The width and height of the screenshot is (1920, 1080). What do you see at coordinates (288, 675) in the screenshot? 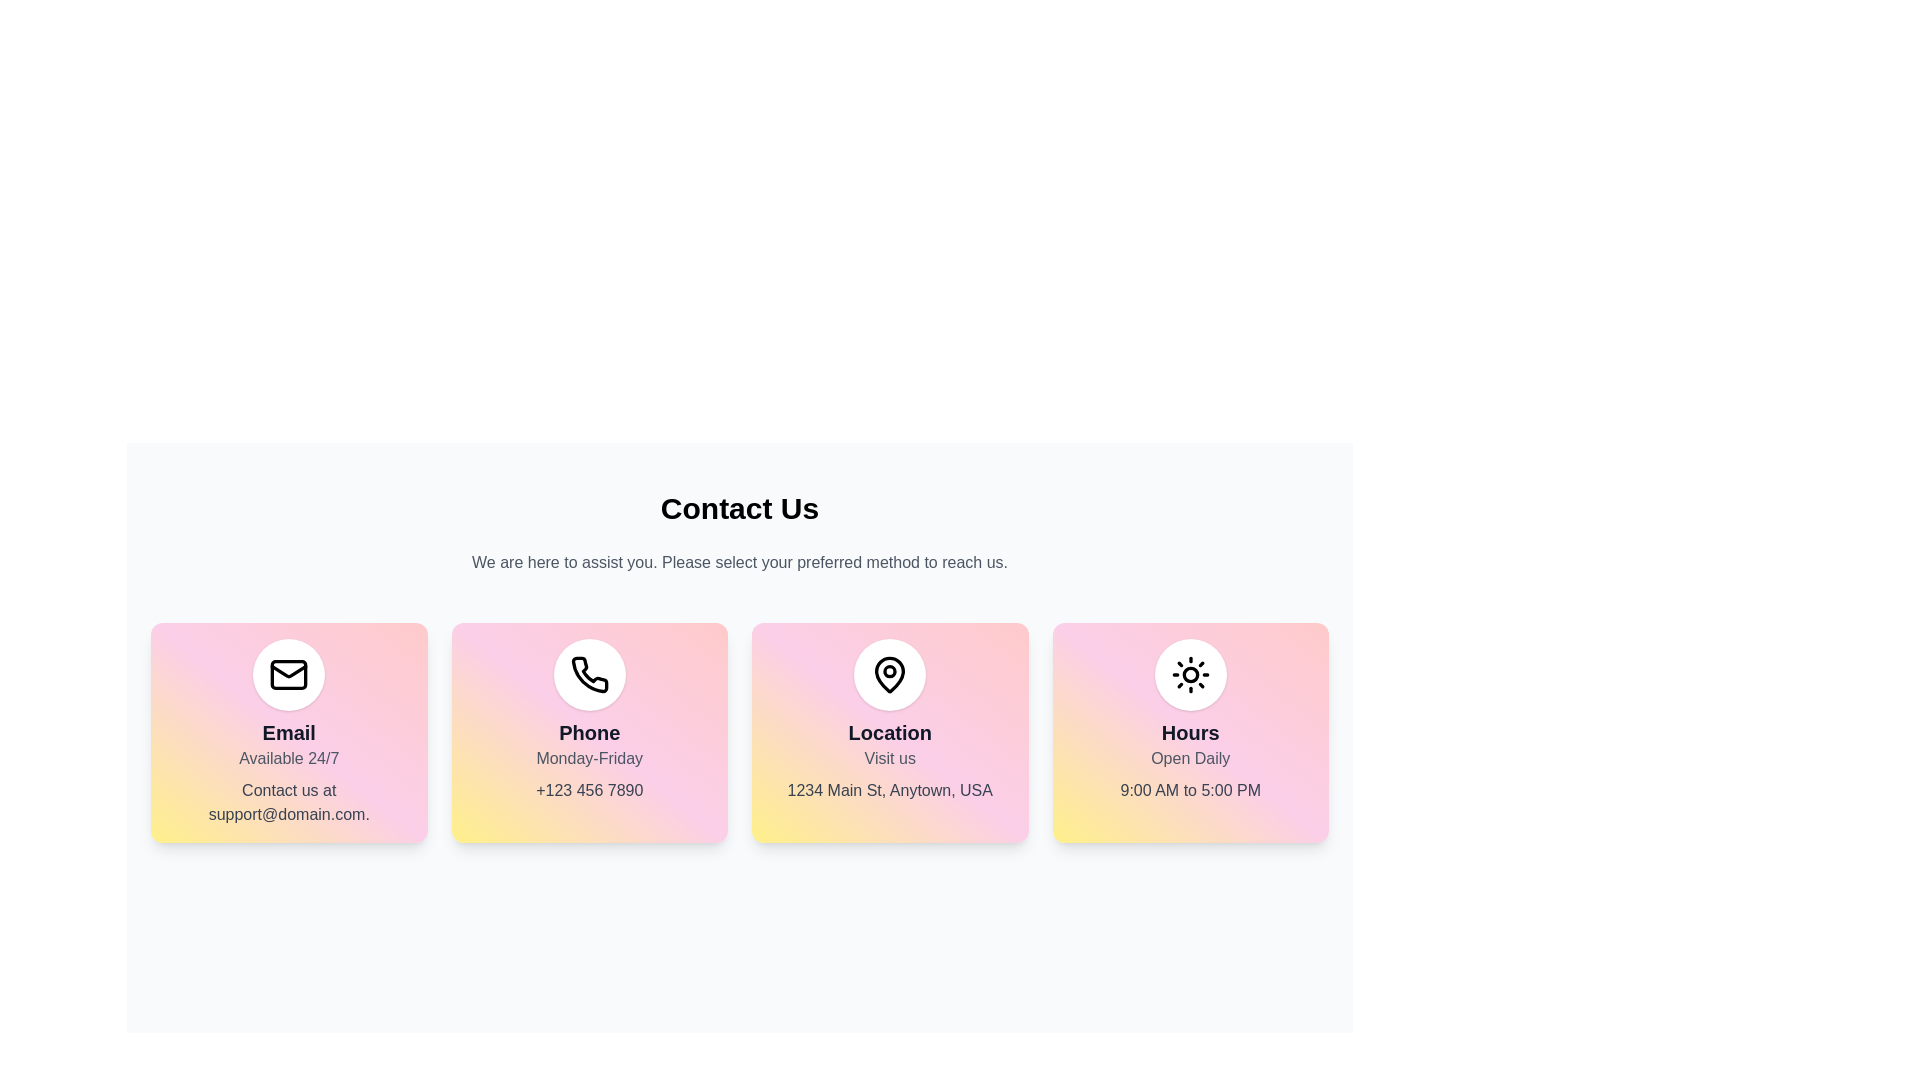
I see `the circular icon with a white background and black envelope outline, located at the top center of the first card in a grid of four cards` at bounding box center [288, 675].